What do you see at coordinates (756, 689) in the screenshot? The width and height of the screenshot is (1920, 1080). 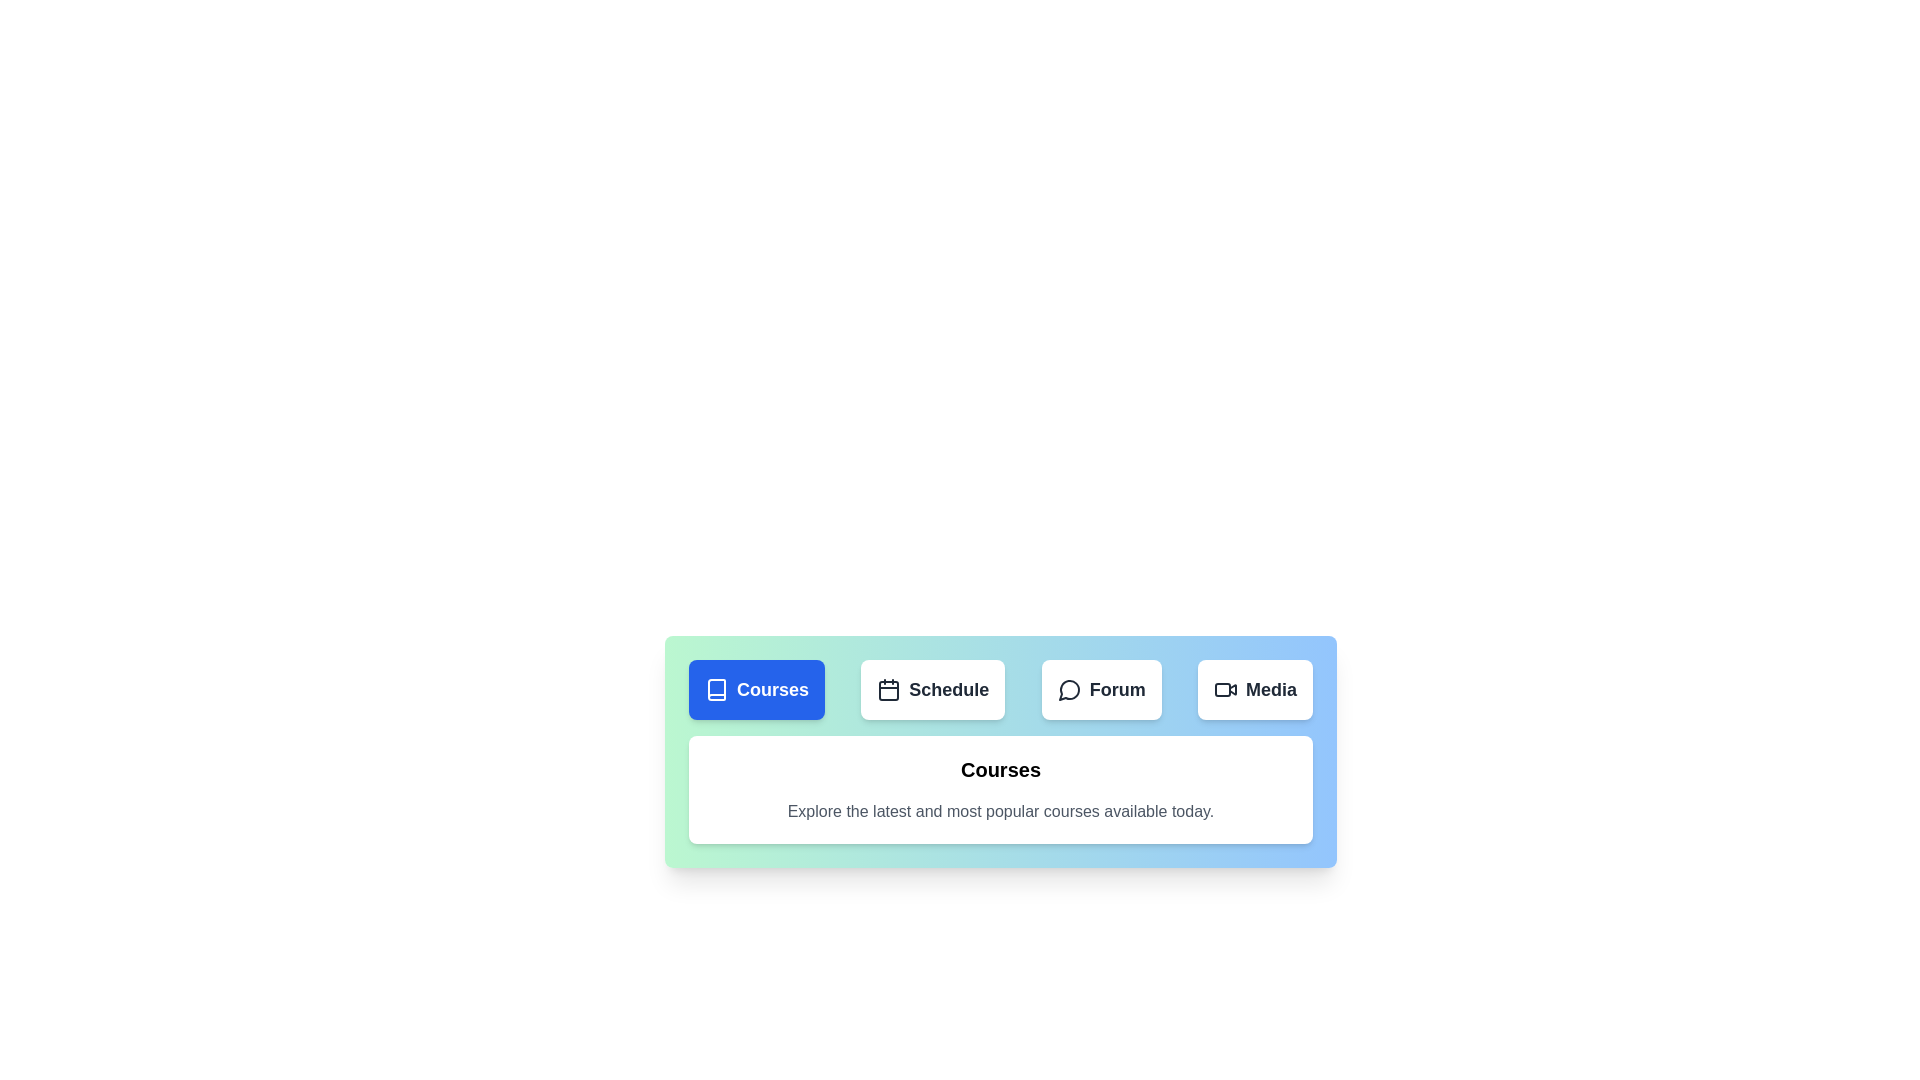 I see `the tab labeled Courses to view its content` at bounding box center [756, 689].